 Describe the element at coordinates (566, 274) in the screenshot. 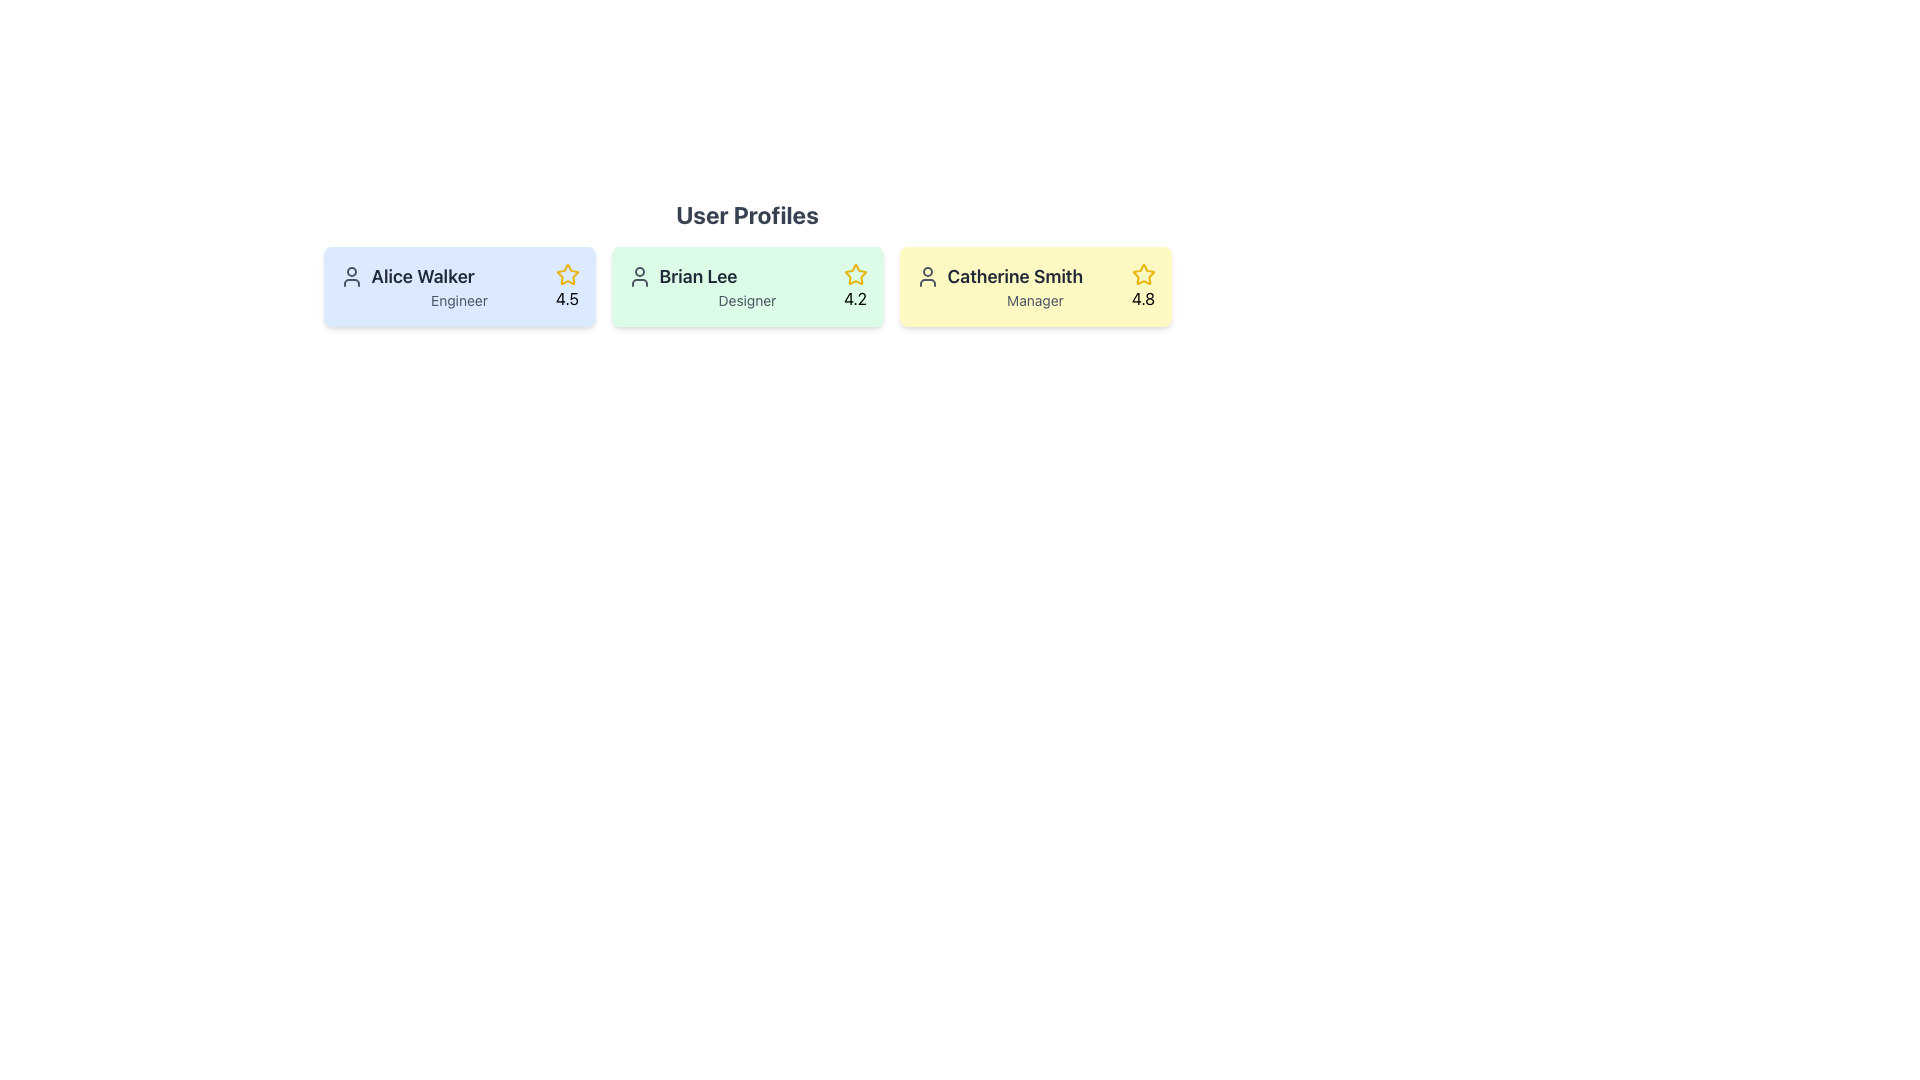

I see `the yellow star icon located in the top-right corner of the first user card labeled 'Alice Walker, Engineer' to interact with it` at that location.